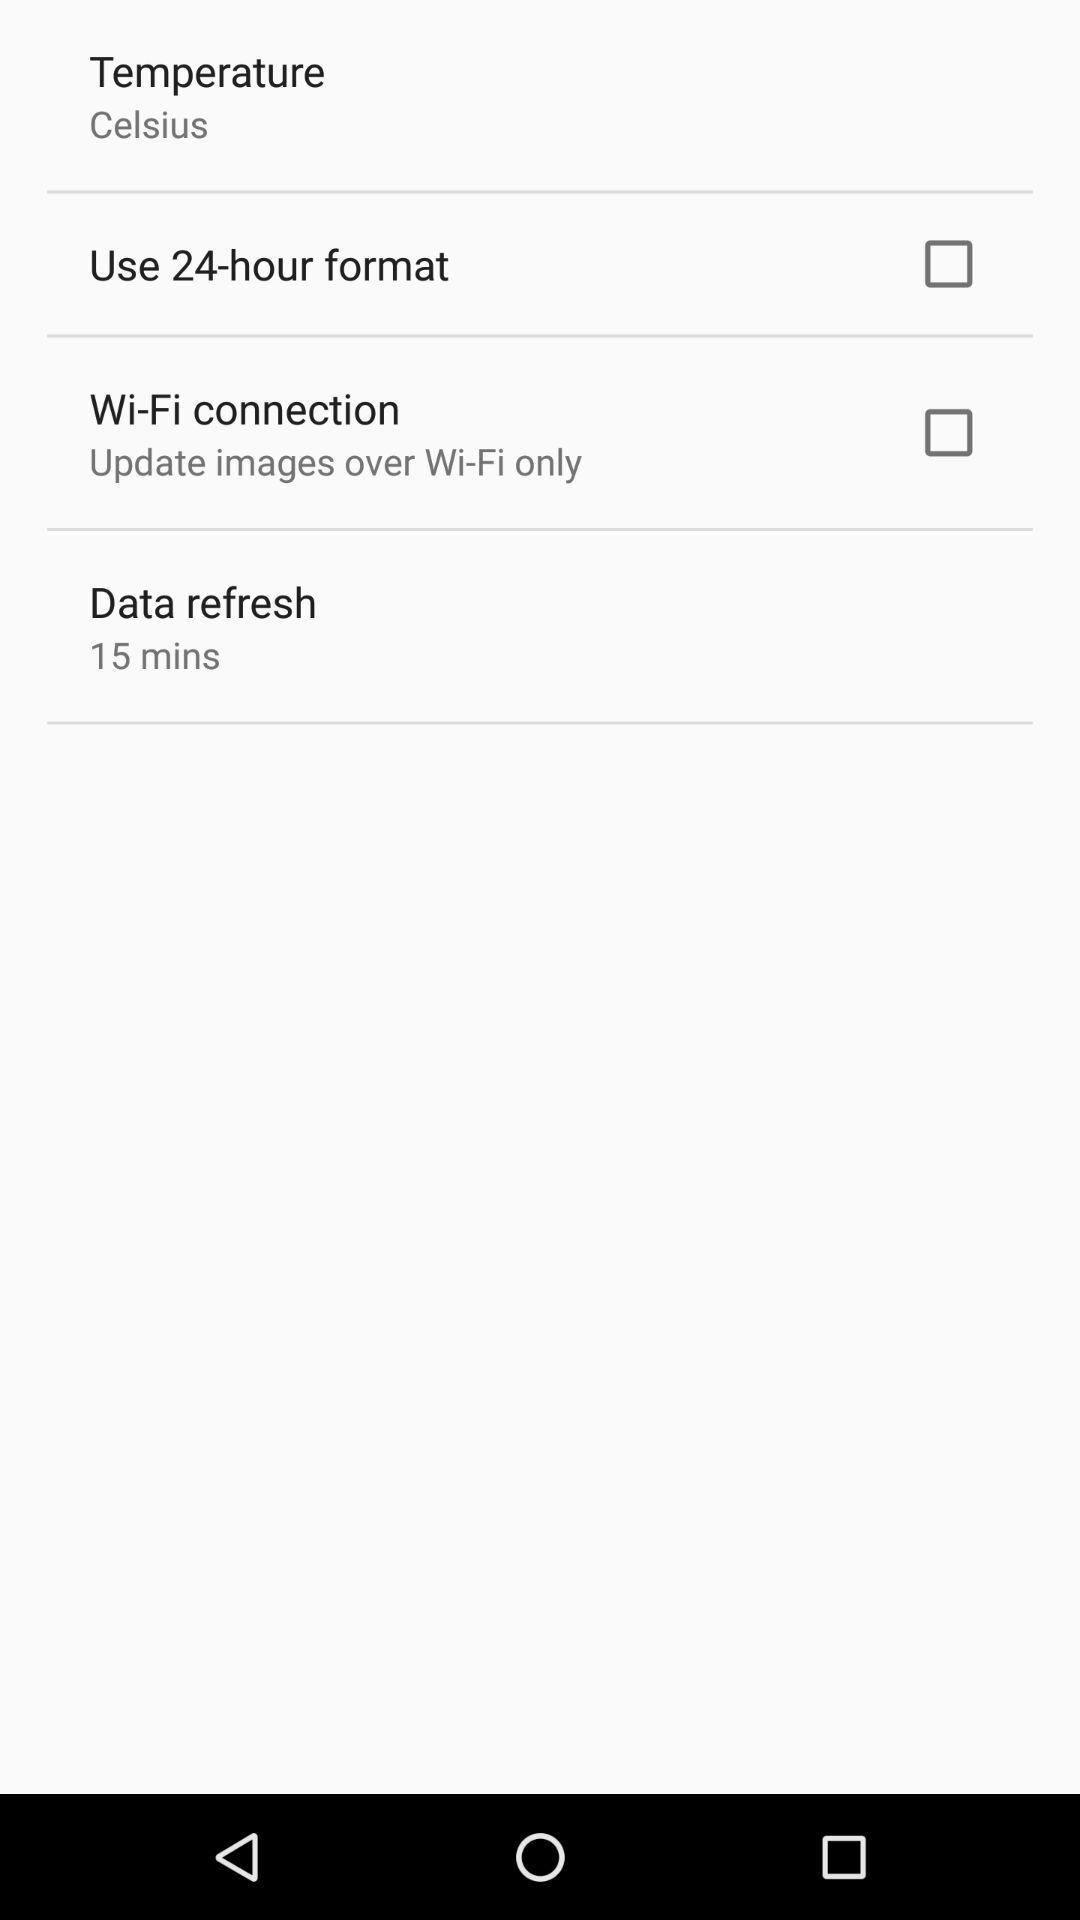  What do you see at coordinates (147, 122) in the screenshot?
I see `the celsius` at bounding box center [147, 122].